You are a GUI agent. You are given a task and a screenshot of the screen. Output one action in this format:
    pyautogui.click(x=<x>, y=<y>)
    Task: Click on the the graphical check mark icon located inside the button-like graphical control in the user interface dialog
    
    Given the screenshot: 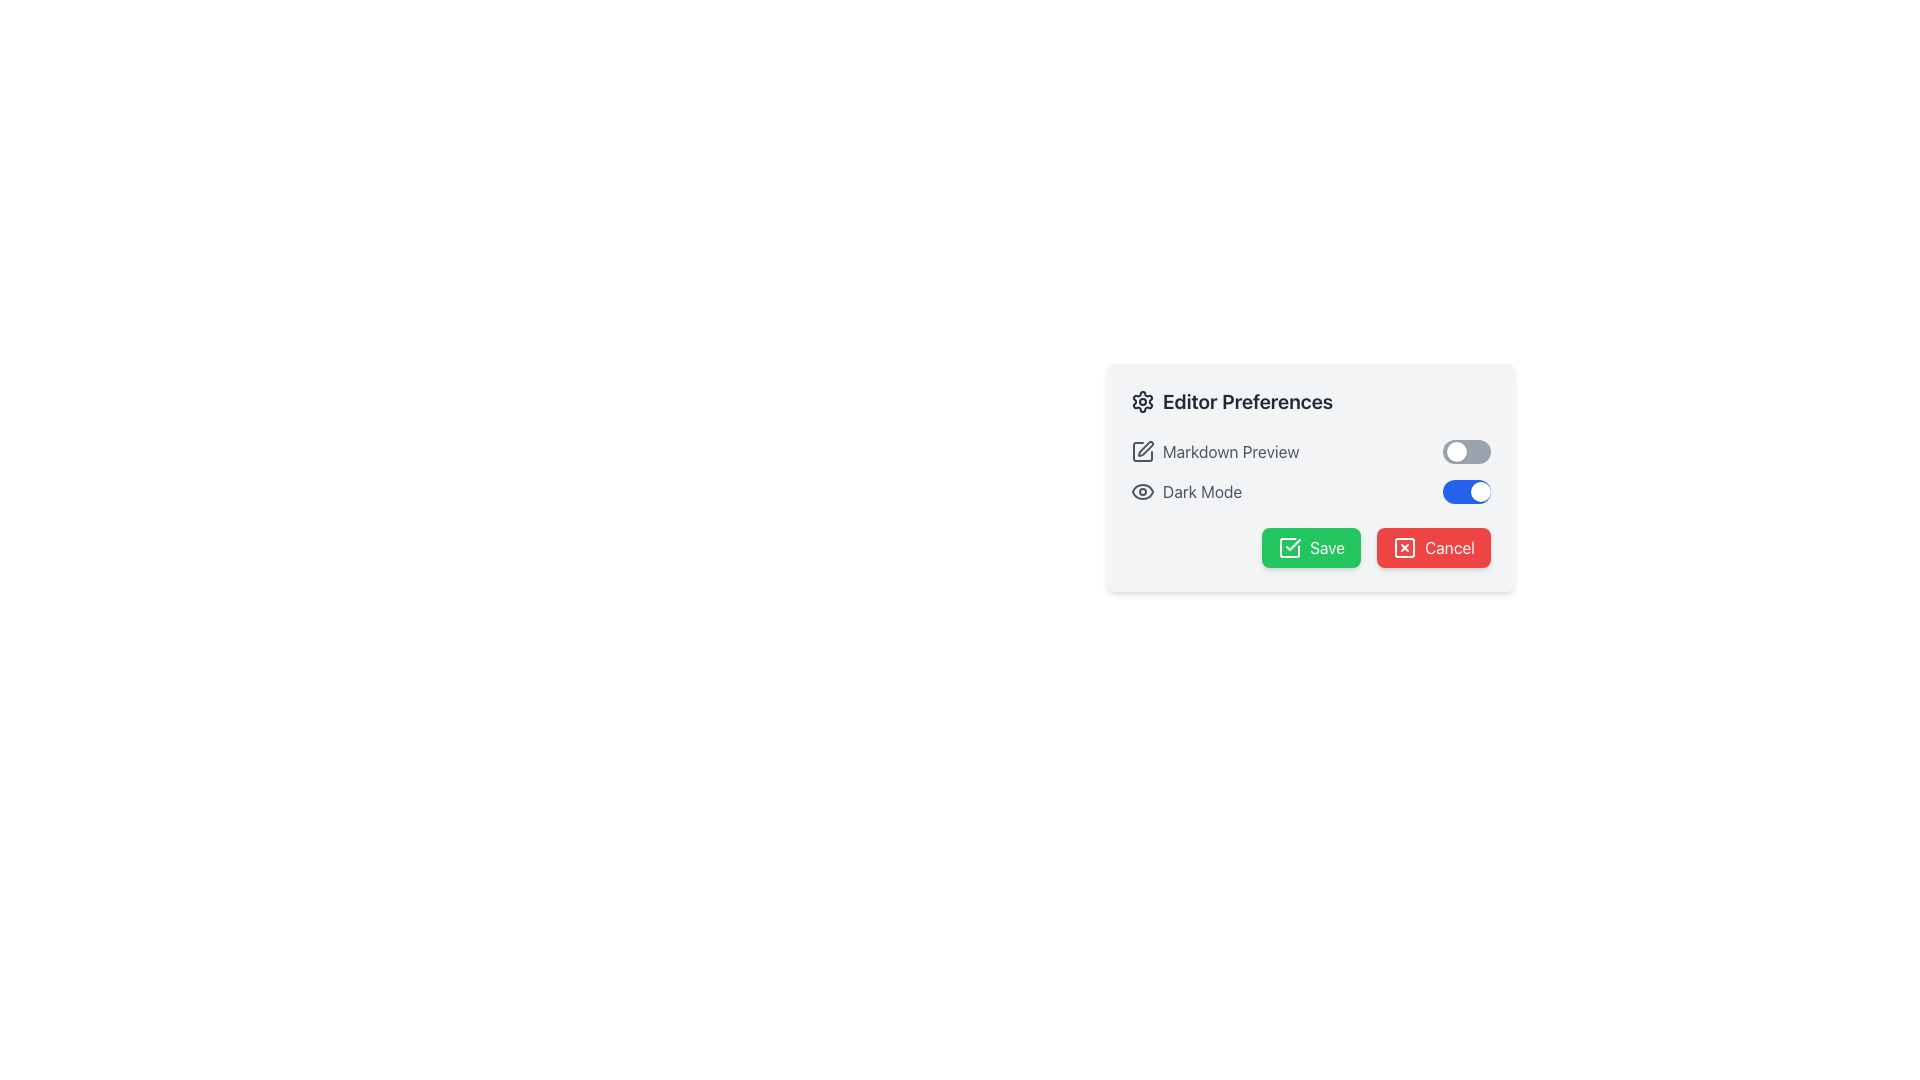 What is the action you would take?
    pyautogui.click(x=1293, y=544)
    